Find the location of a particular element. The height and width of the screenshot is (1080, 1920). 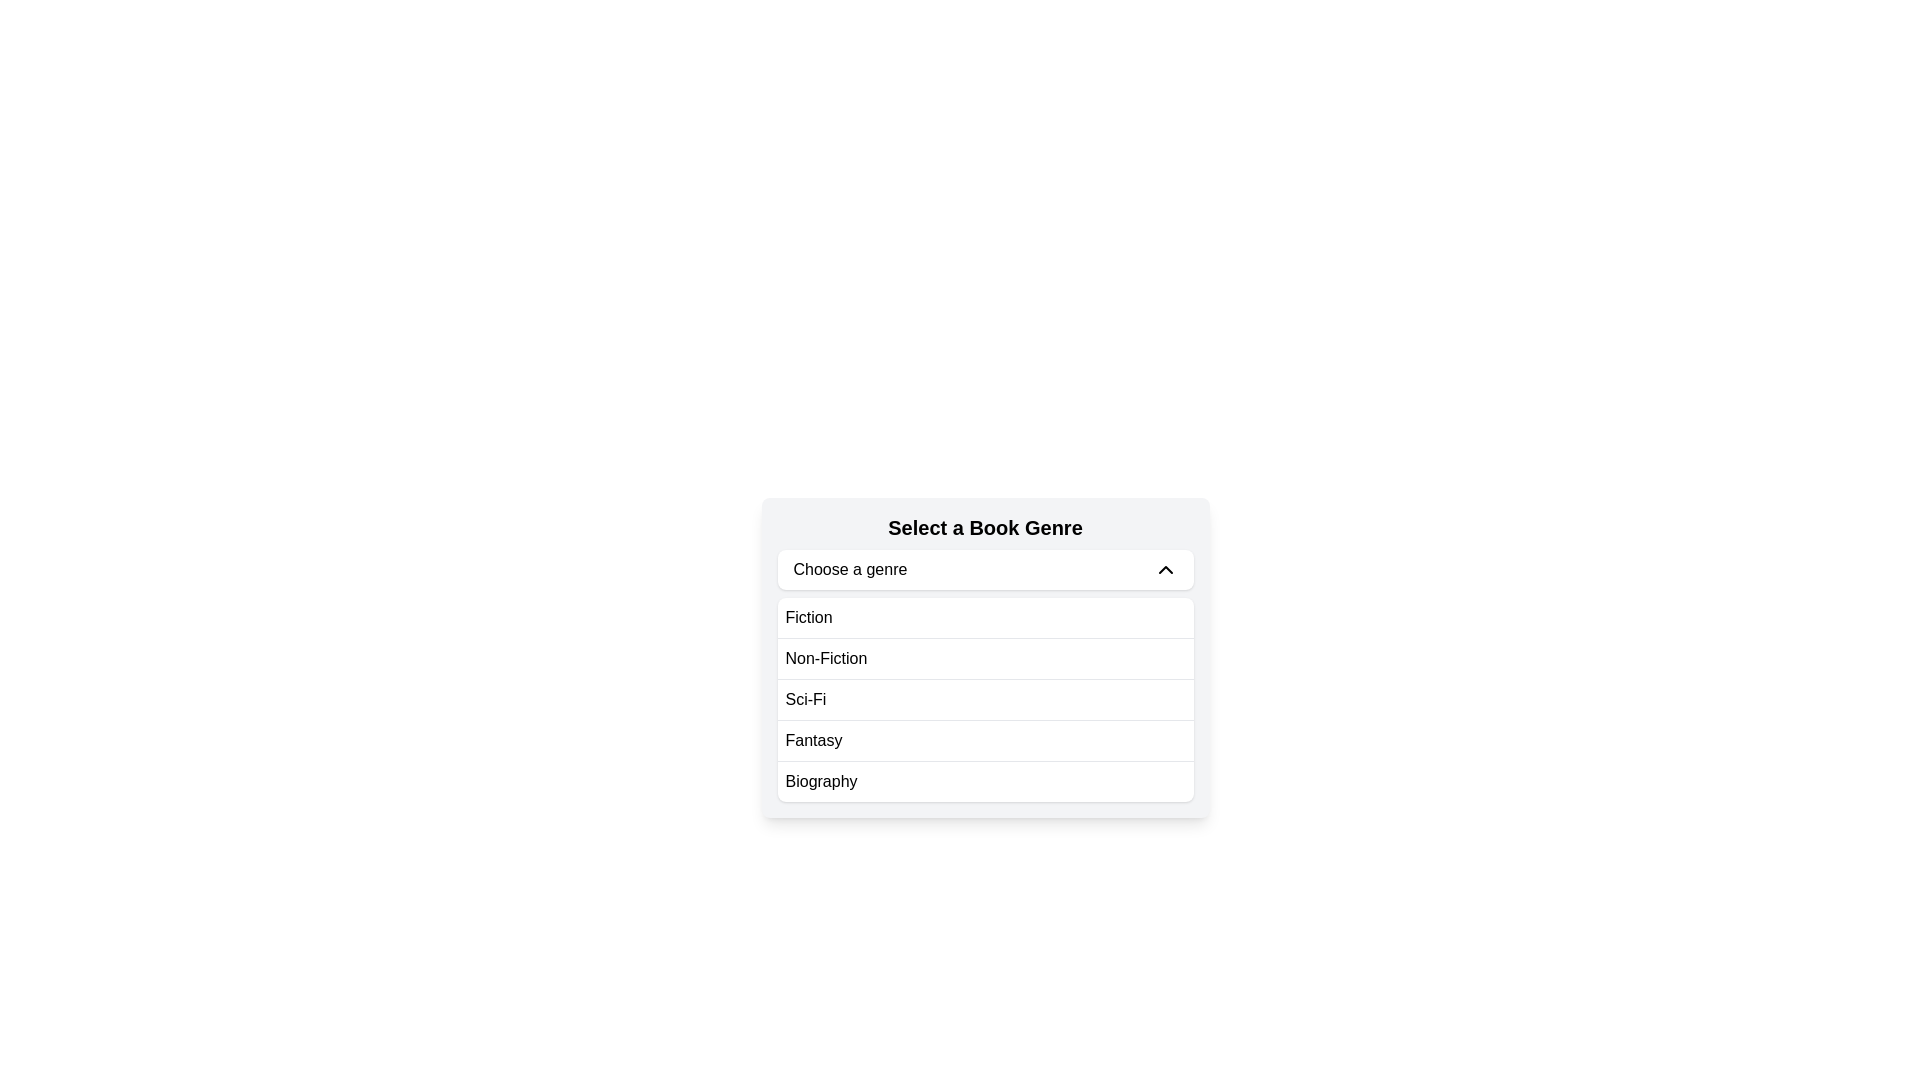

the text field displaying 'Choose a genre' is located at coordinates (850, 570).